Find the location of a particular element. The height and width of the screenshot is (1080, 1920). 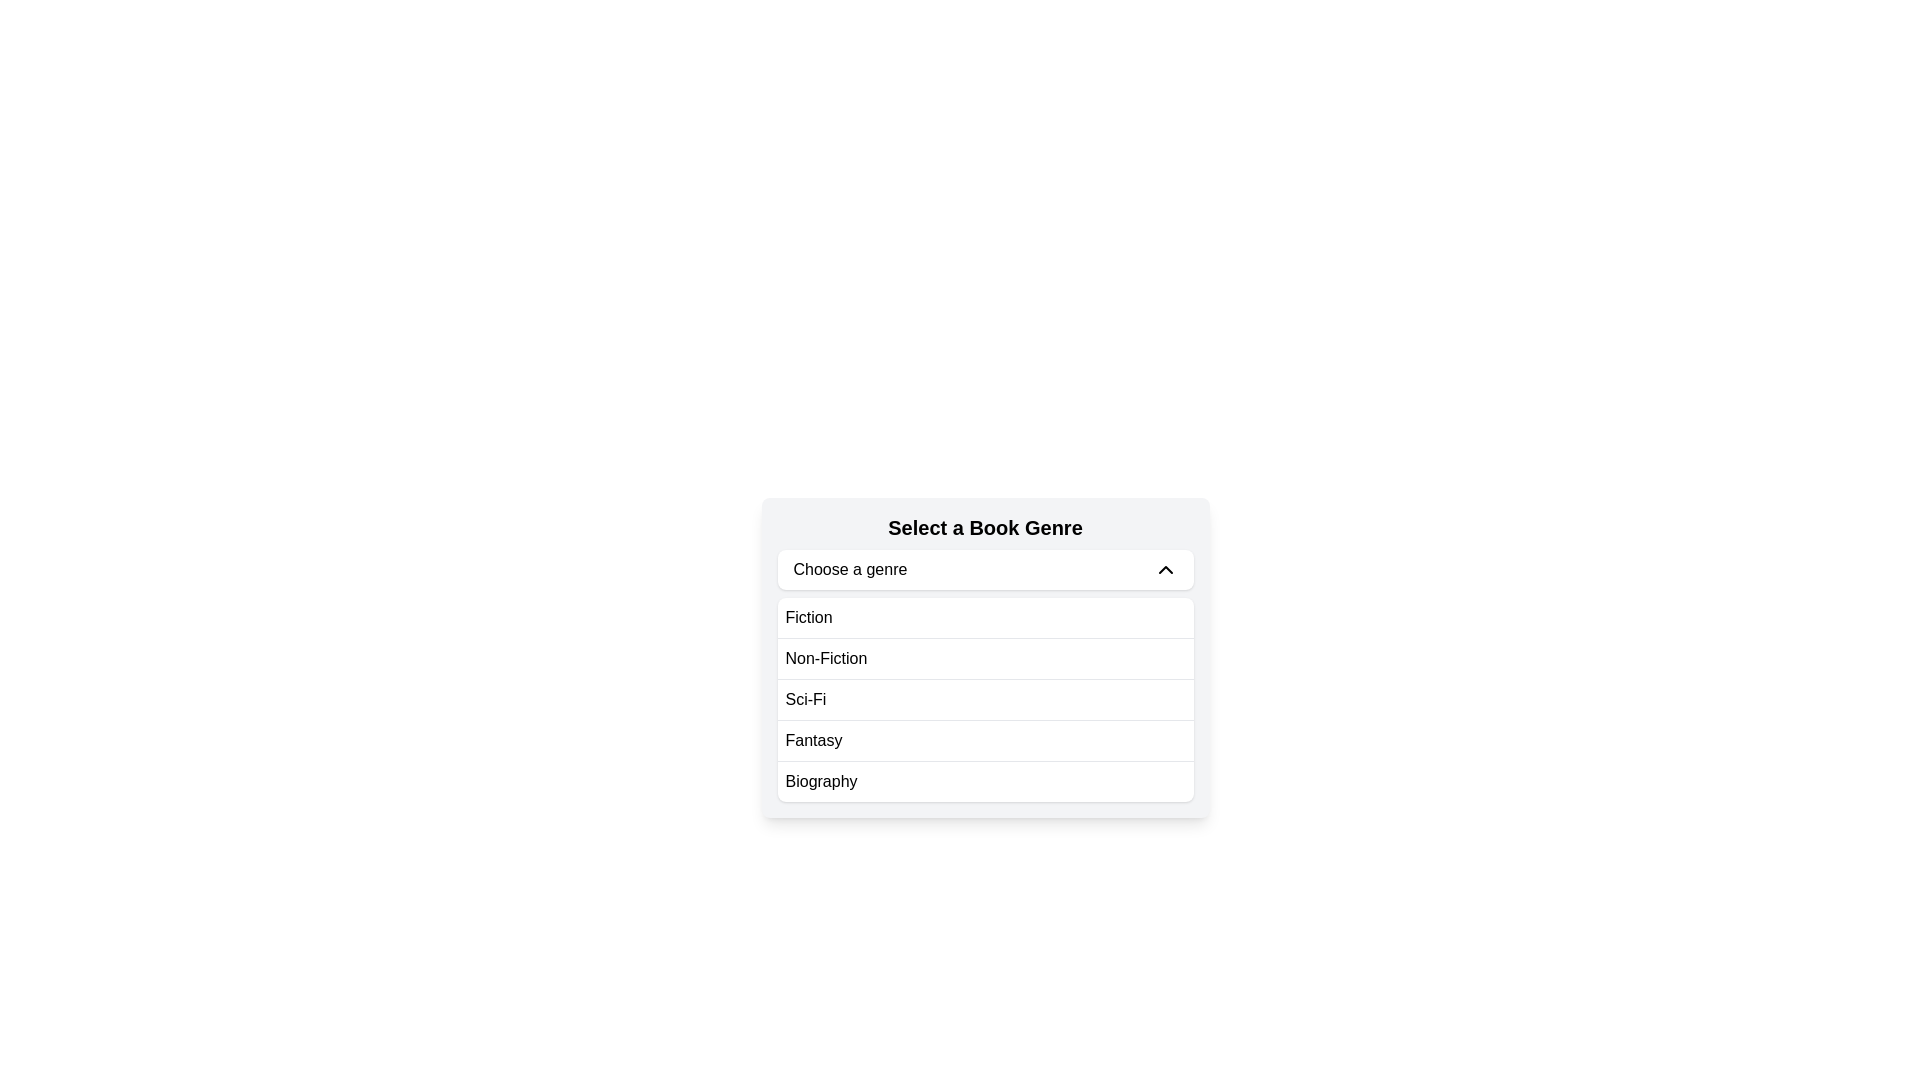

the text field displaying 'Choose a genre' is located at coordinates (850, 570).